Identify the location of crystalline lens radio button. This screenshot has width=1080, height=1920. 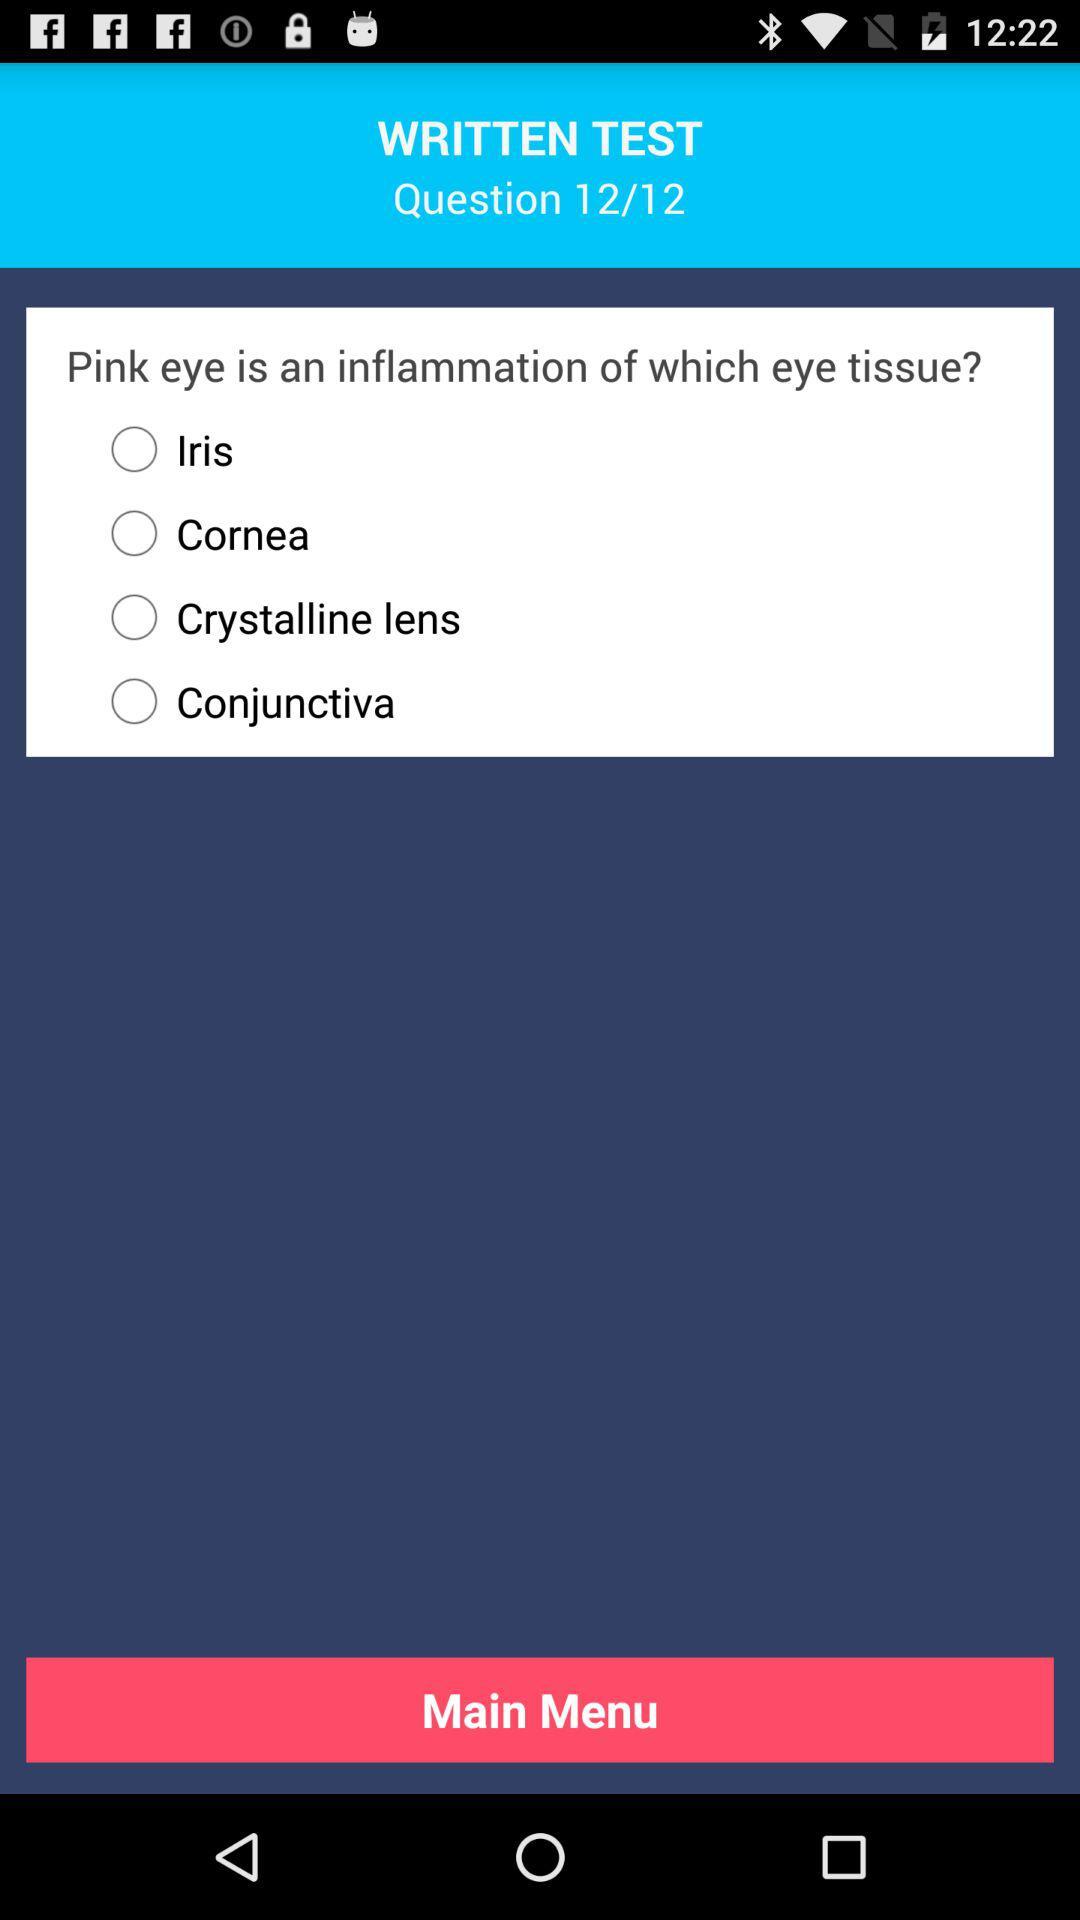
(553, 616).